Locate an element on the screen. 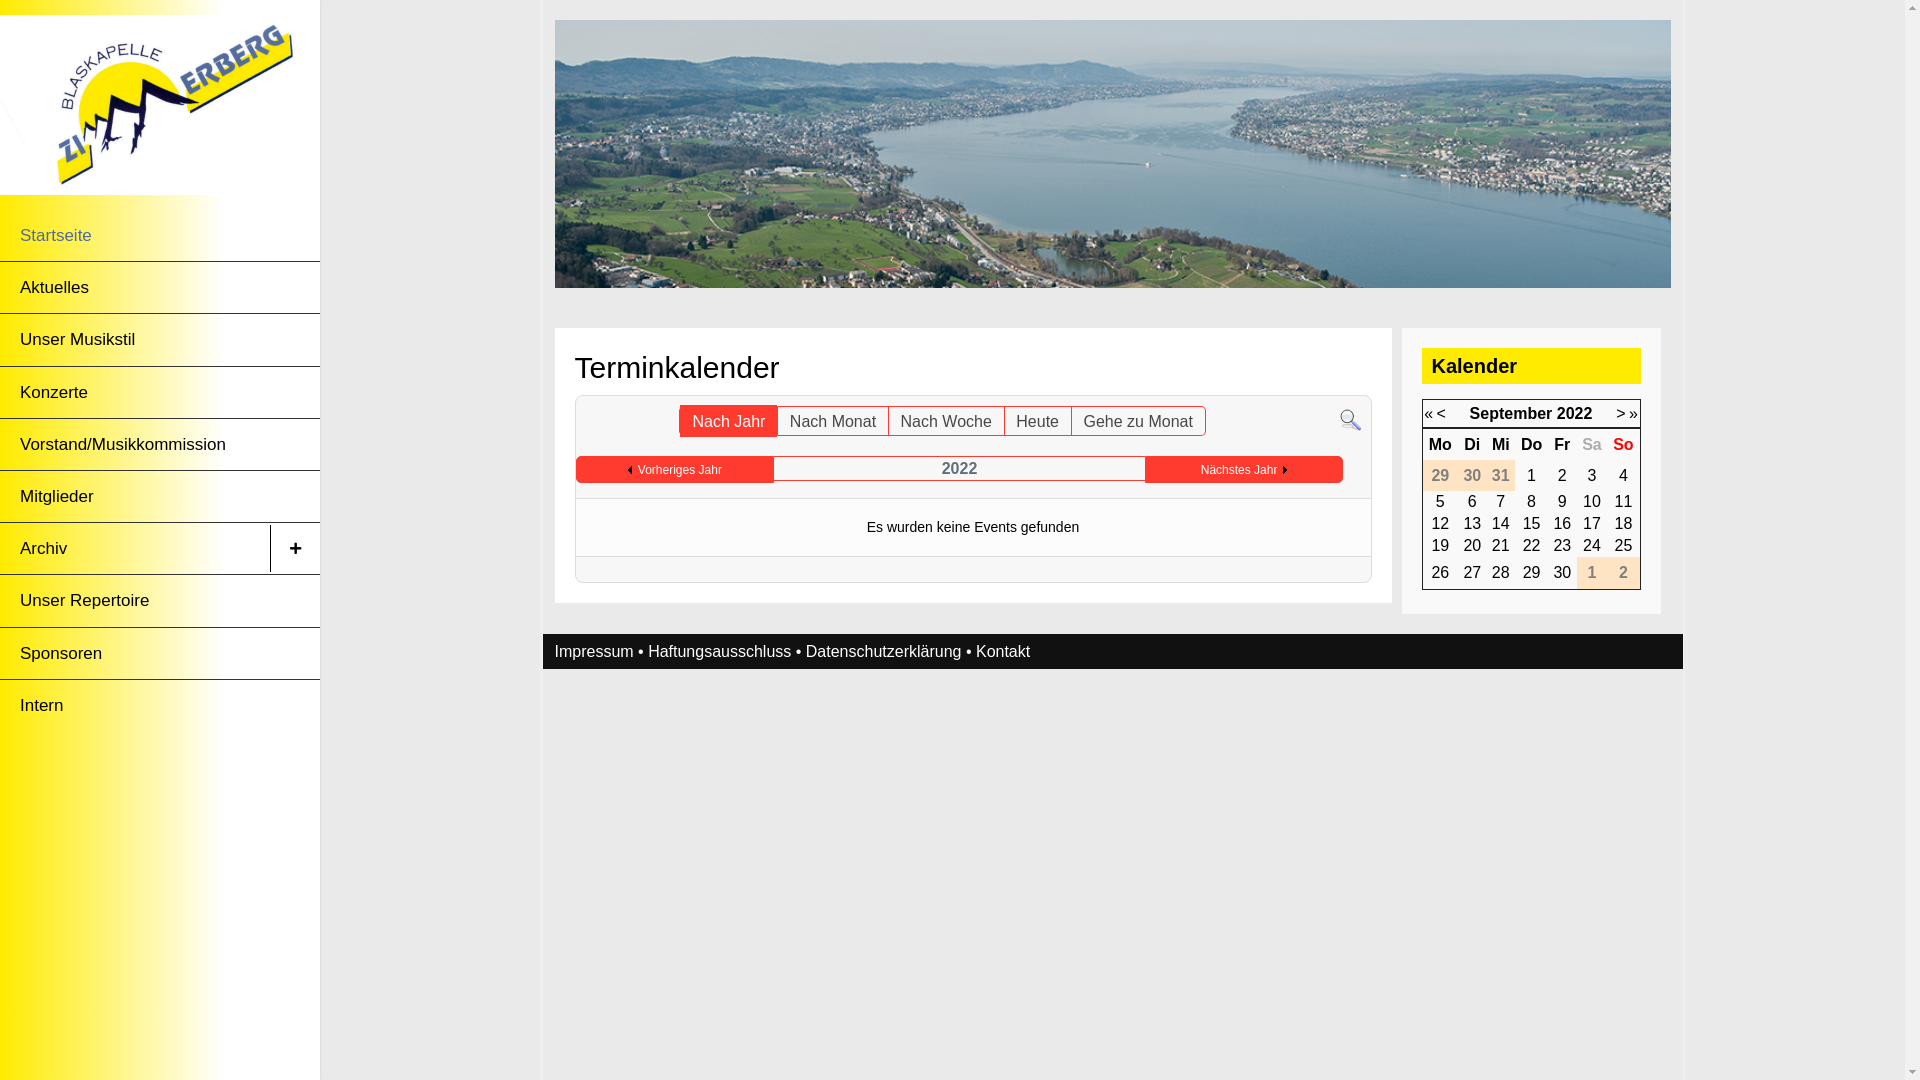 This screenshot has height=1080, width=1920. '11' is located at coordinates (1623, 500).